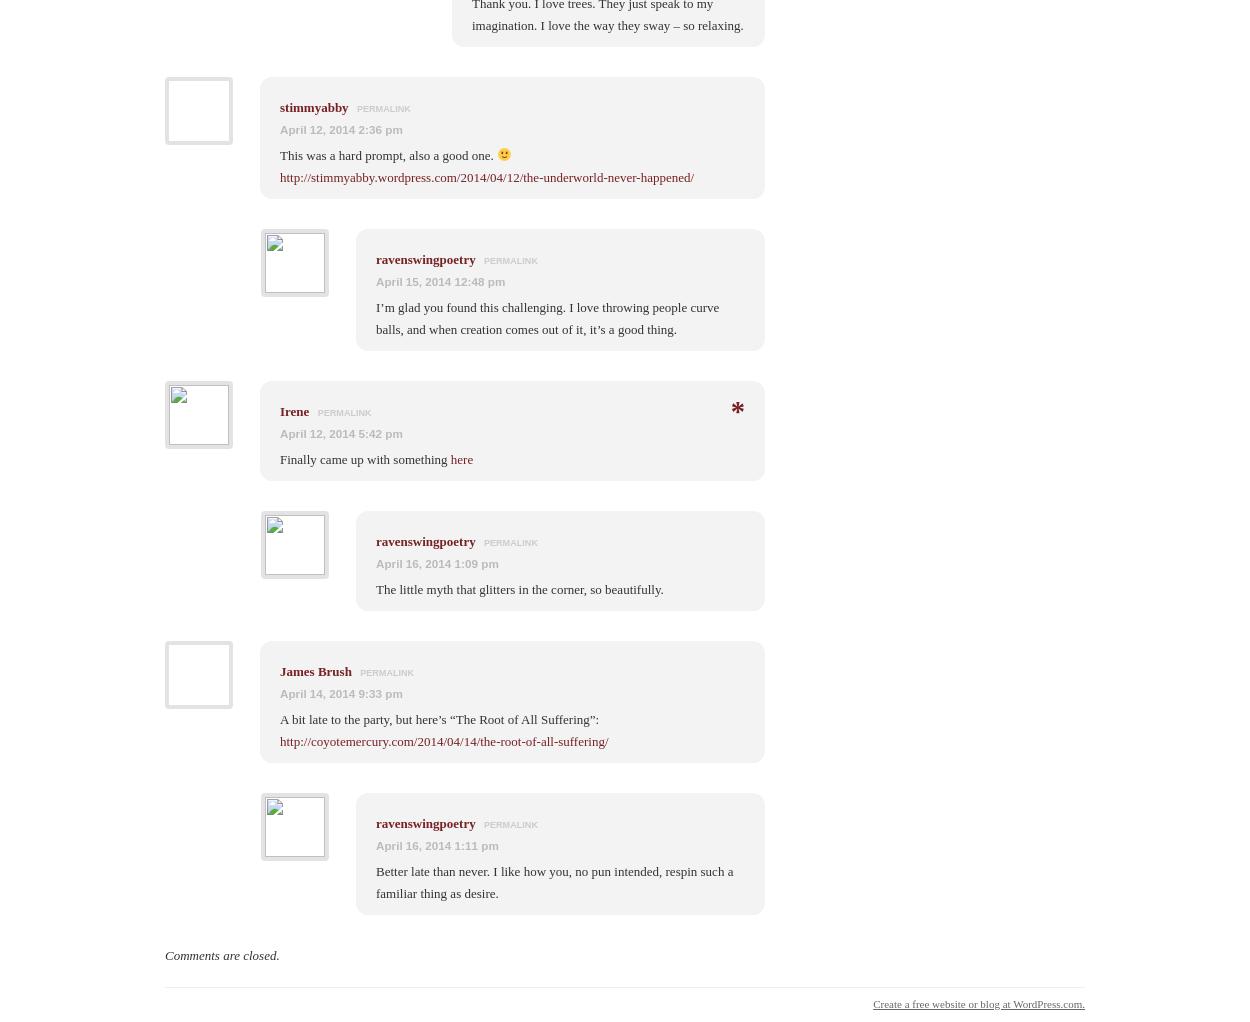 The image size is (1250, 1022). What do you see at coordinates (438, 718) in the screenshot?
I see `'A bit late to the party, but here’s “The Root of All Suffering”:'` at bounding box center [438, 718].